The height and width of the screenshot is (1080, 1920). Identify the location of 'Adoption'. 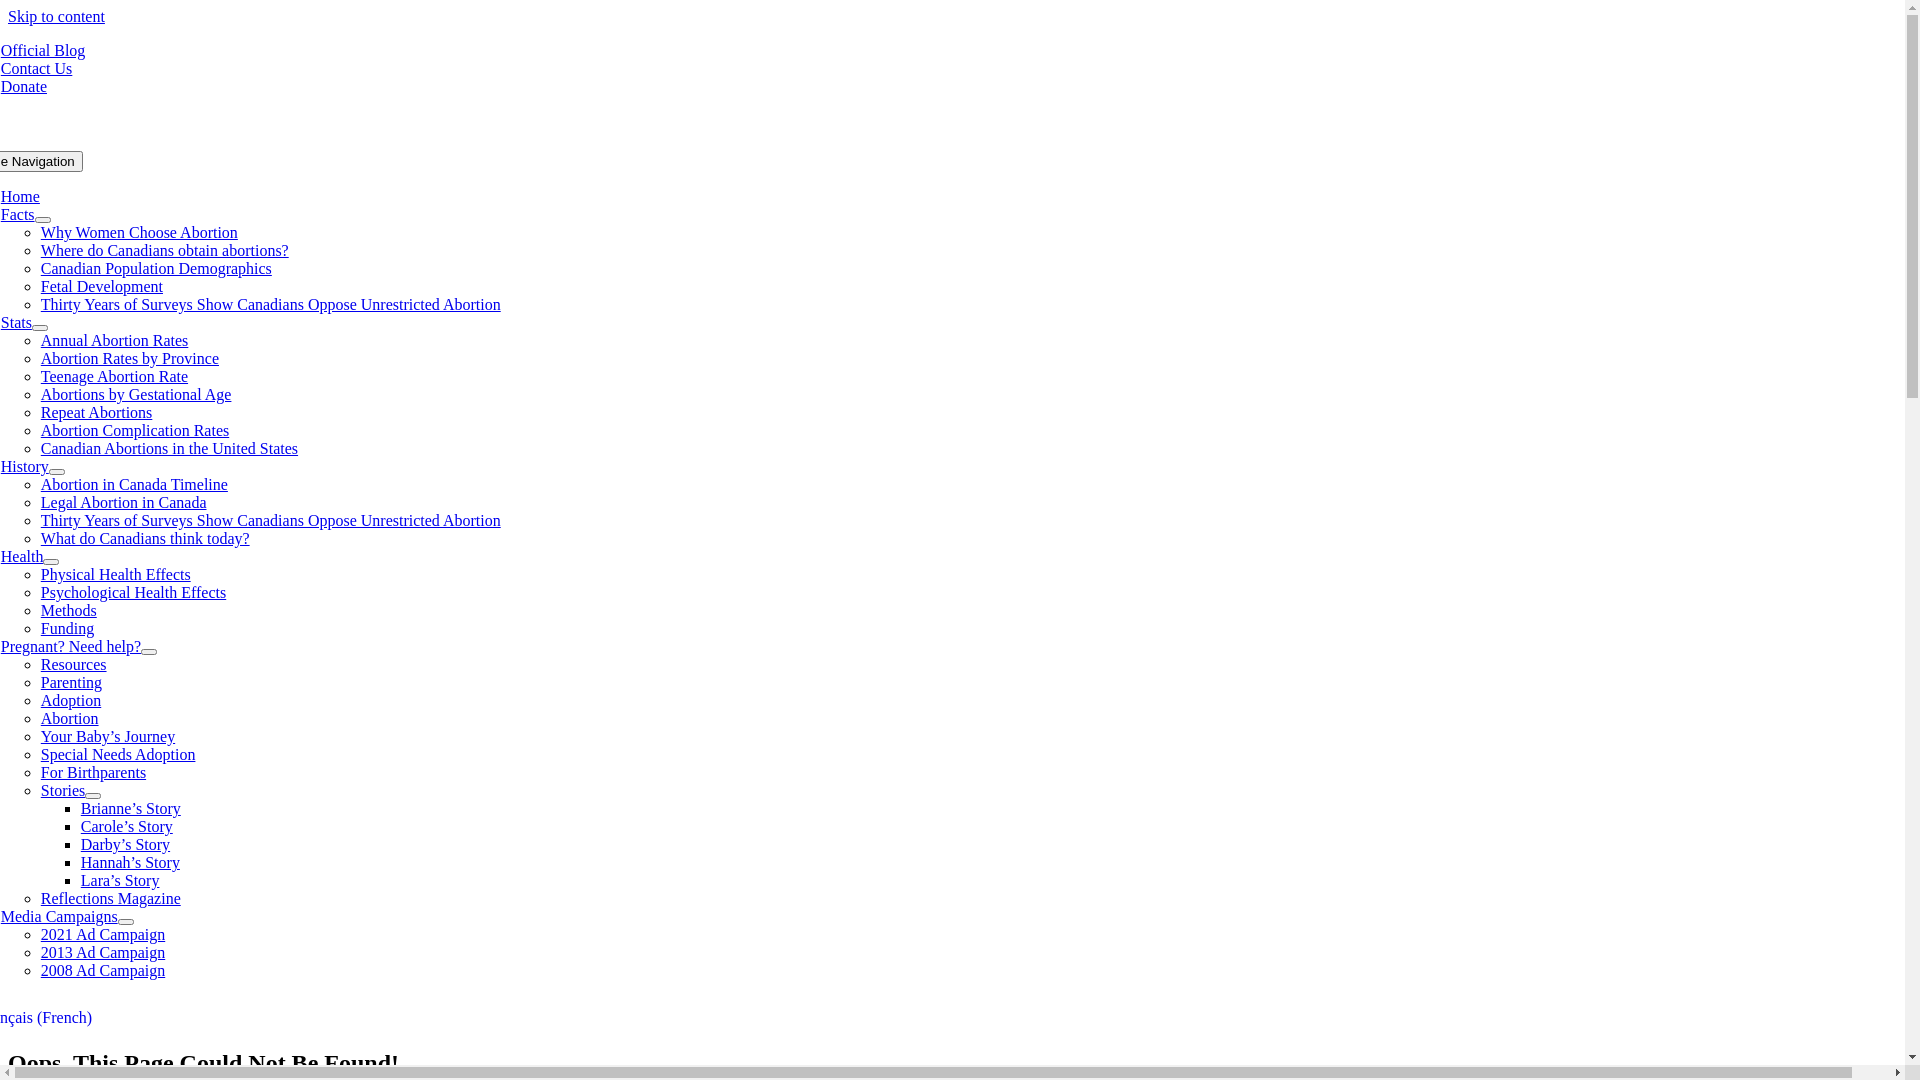
(71, 699).